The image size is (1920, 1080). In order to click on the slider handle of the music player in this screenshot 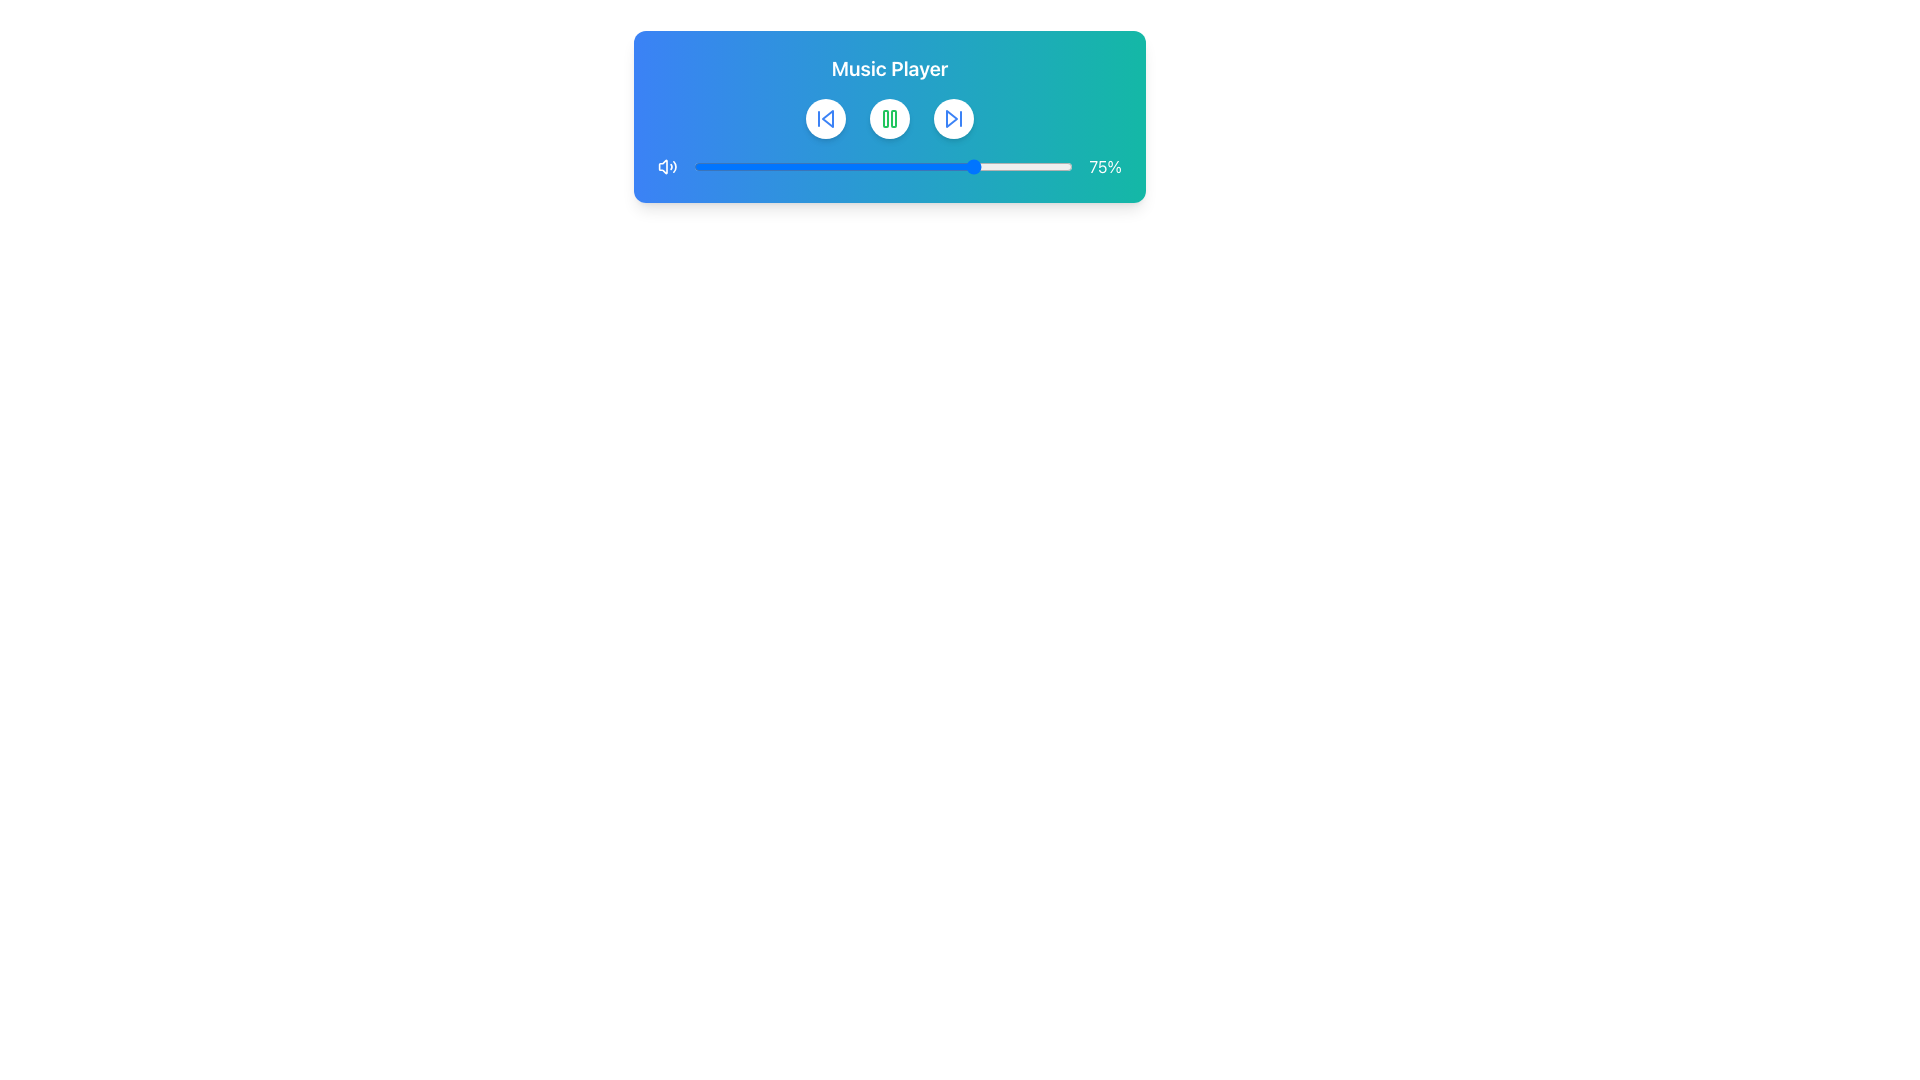, I will do `click(888, 165)`.